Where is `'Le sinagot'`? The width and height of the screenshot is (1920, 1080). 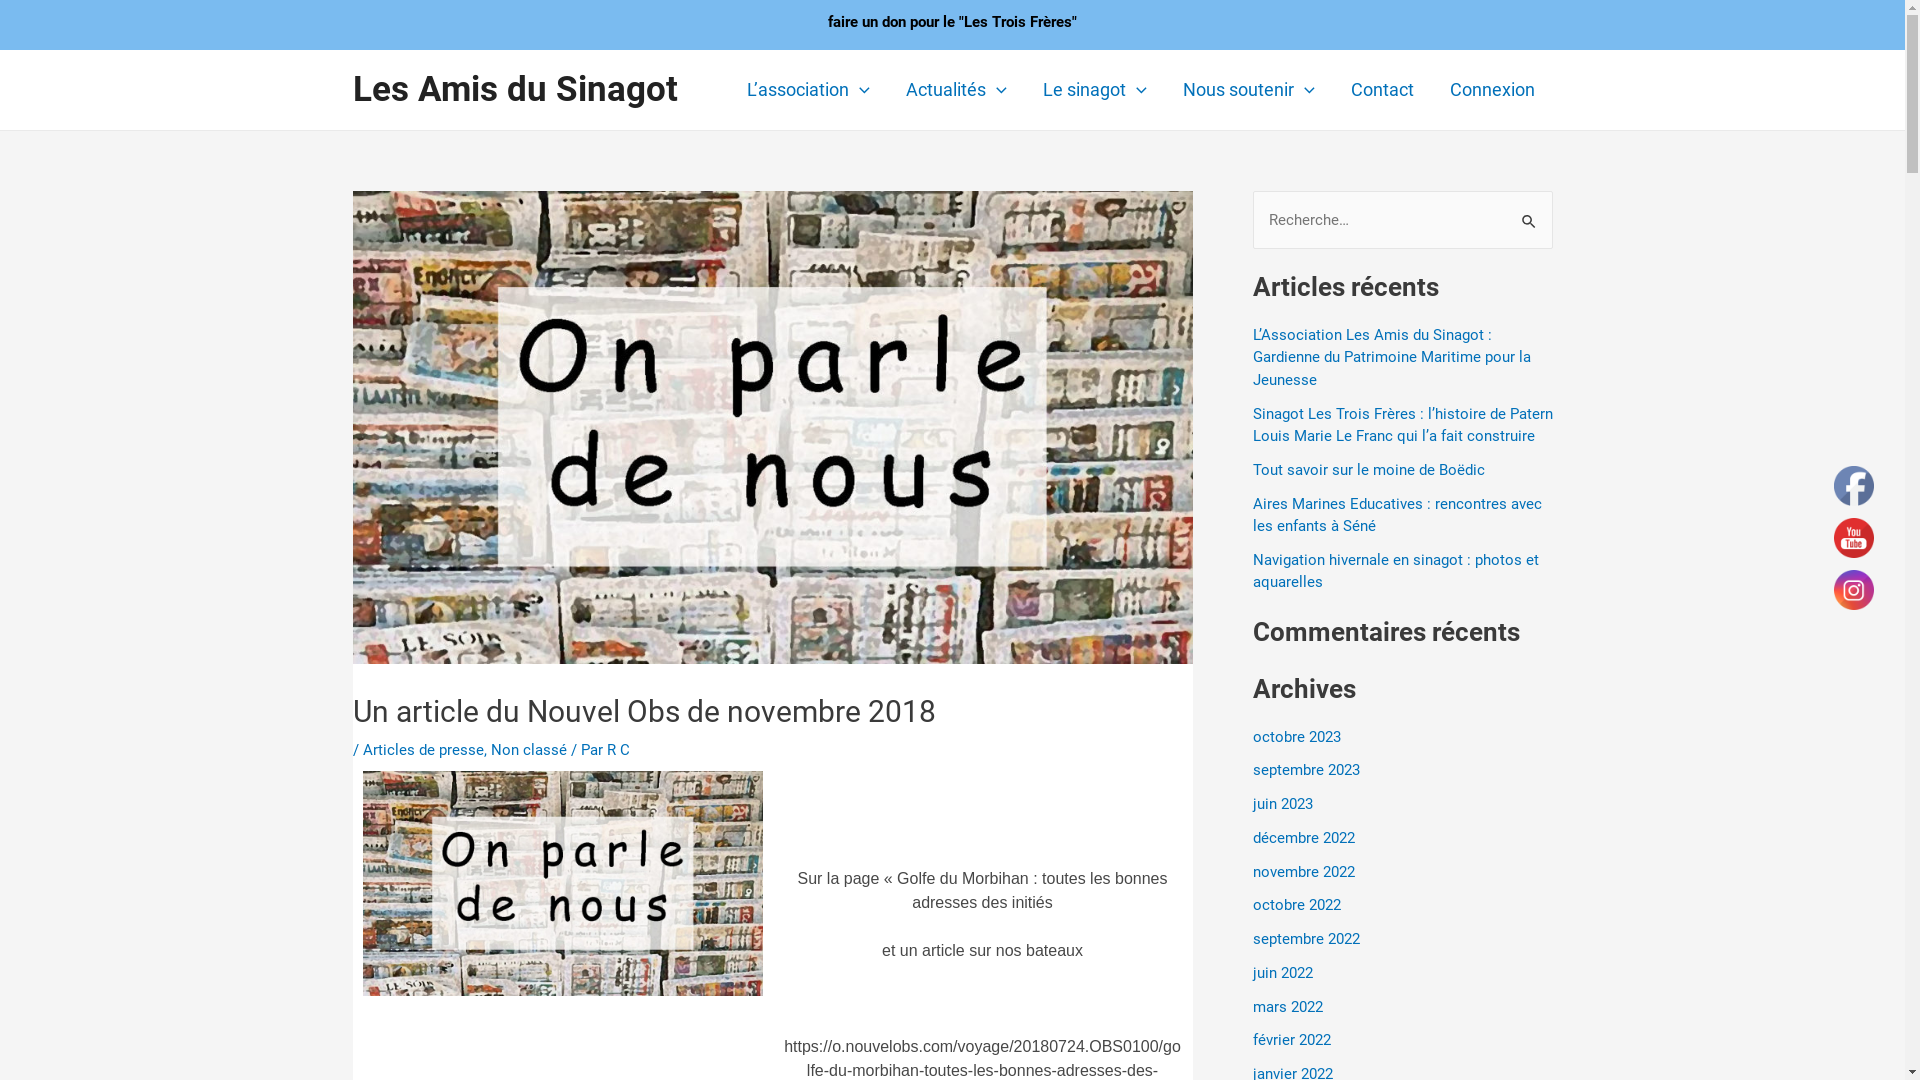 'Le sinagot' is located at coordinates (1093, 88).